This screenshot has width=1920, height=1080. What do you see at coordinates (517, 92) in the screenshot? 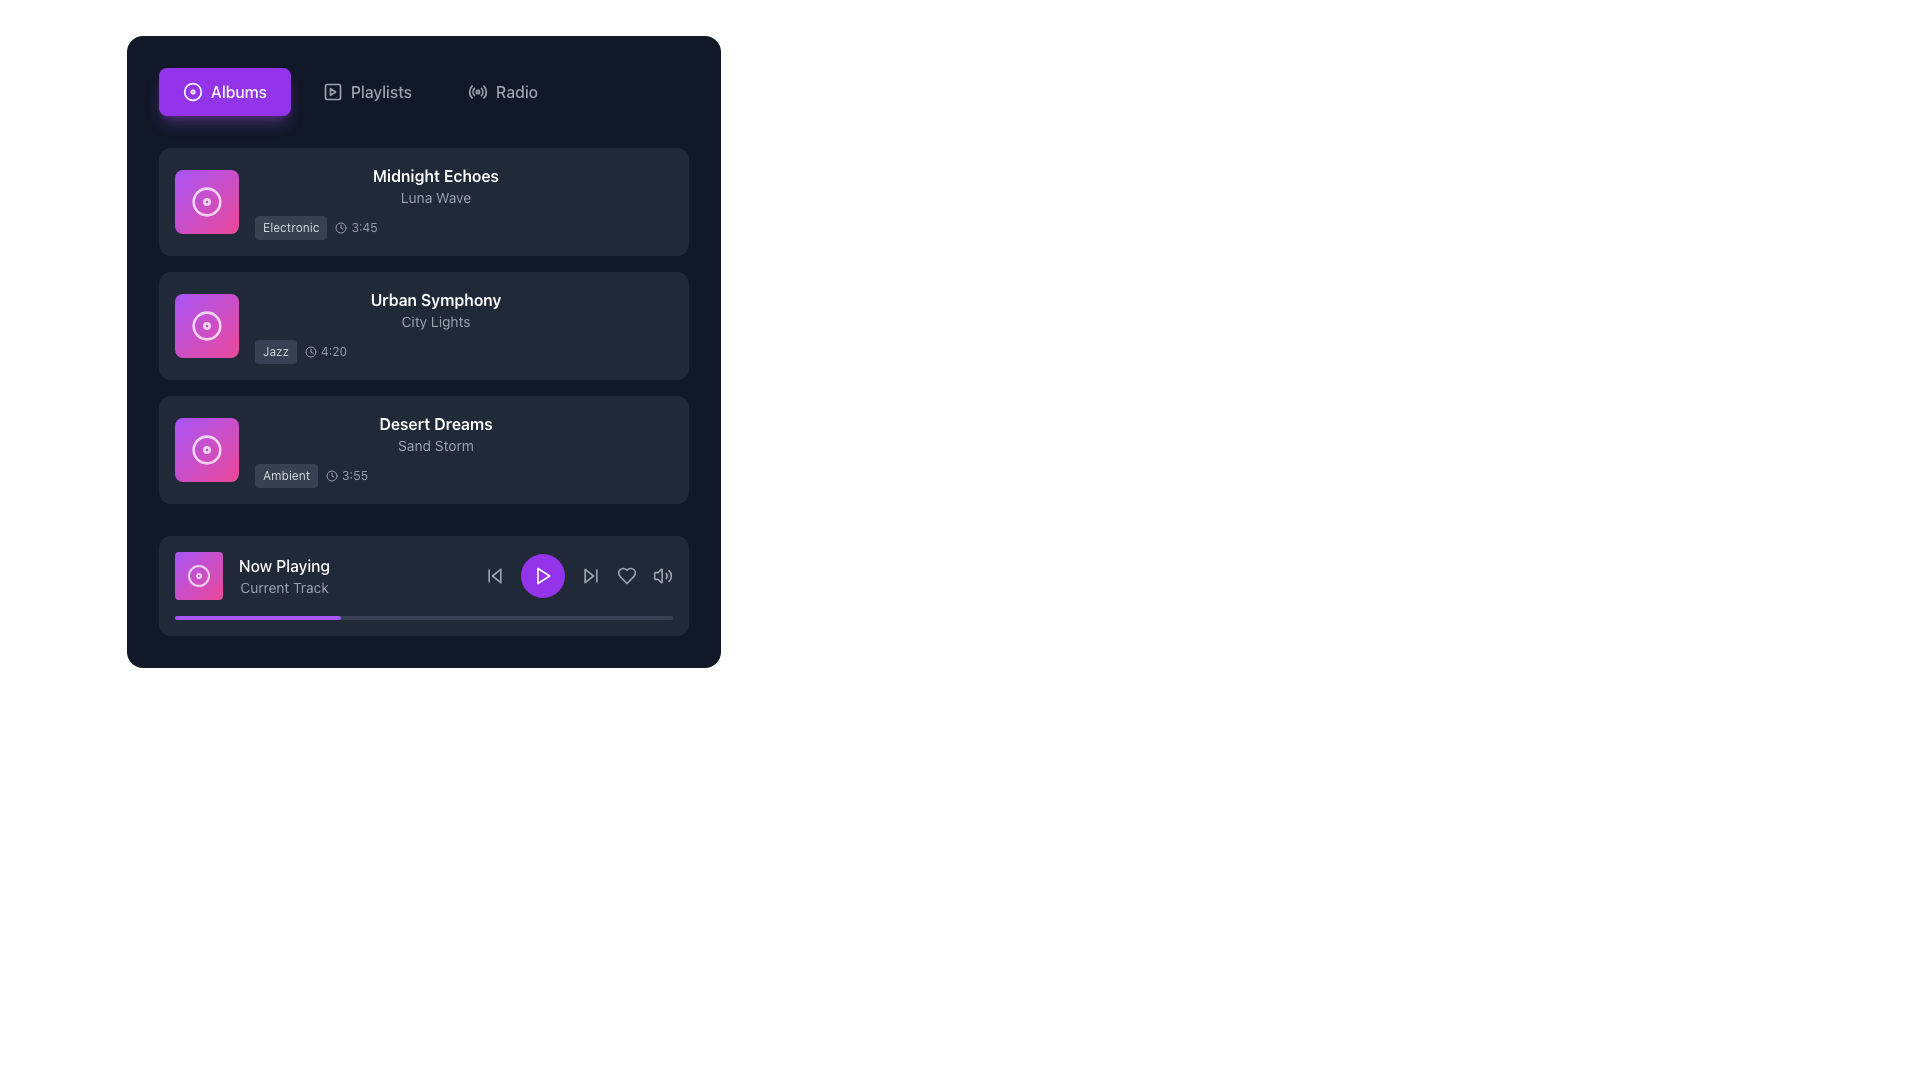
I see `text label 'Radio', which is the third item in the horizontal menu located at the top-right segment of the interface, following 'Albums' and 'Playlists'` at bounding box center [517, 92].